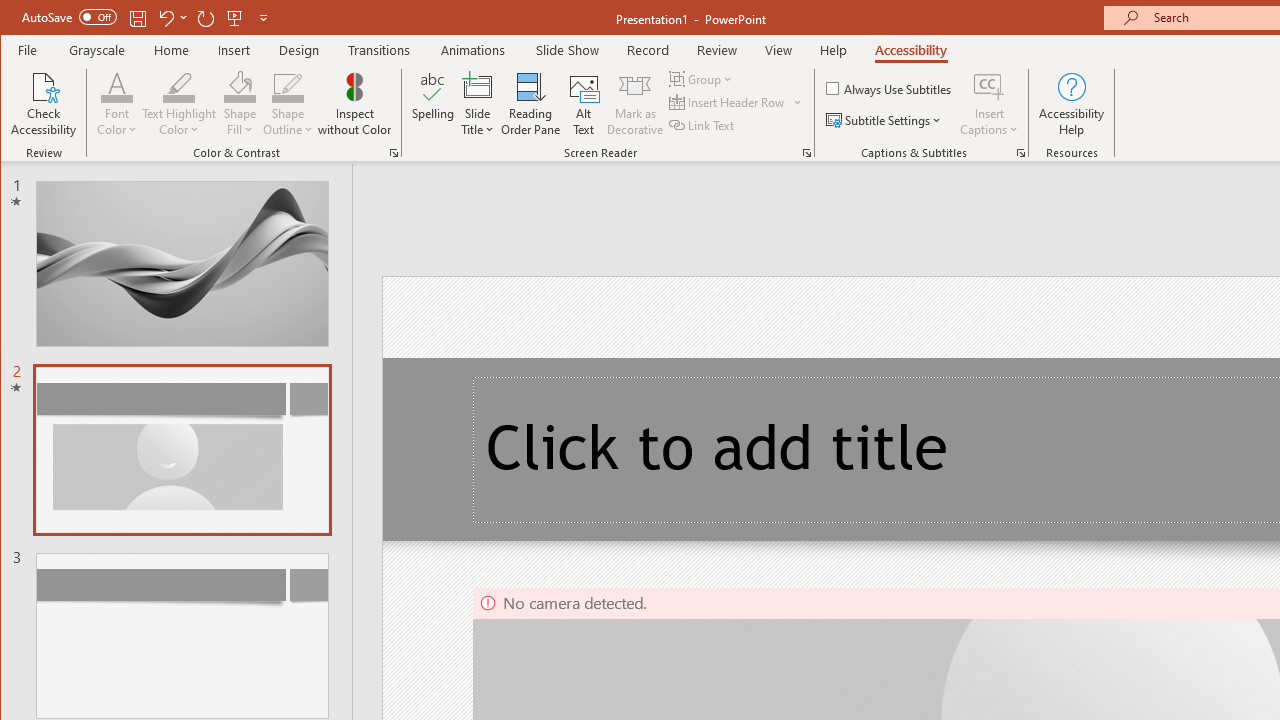 Image resolution: width=1280 pixels, height=720 pixels. I want to click on 'Design', so click(298, 49).